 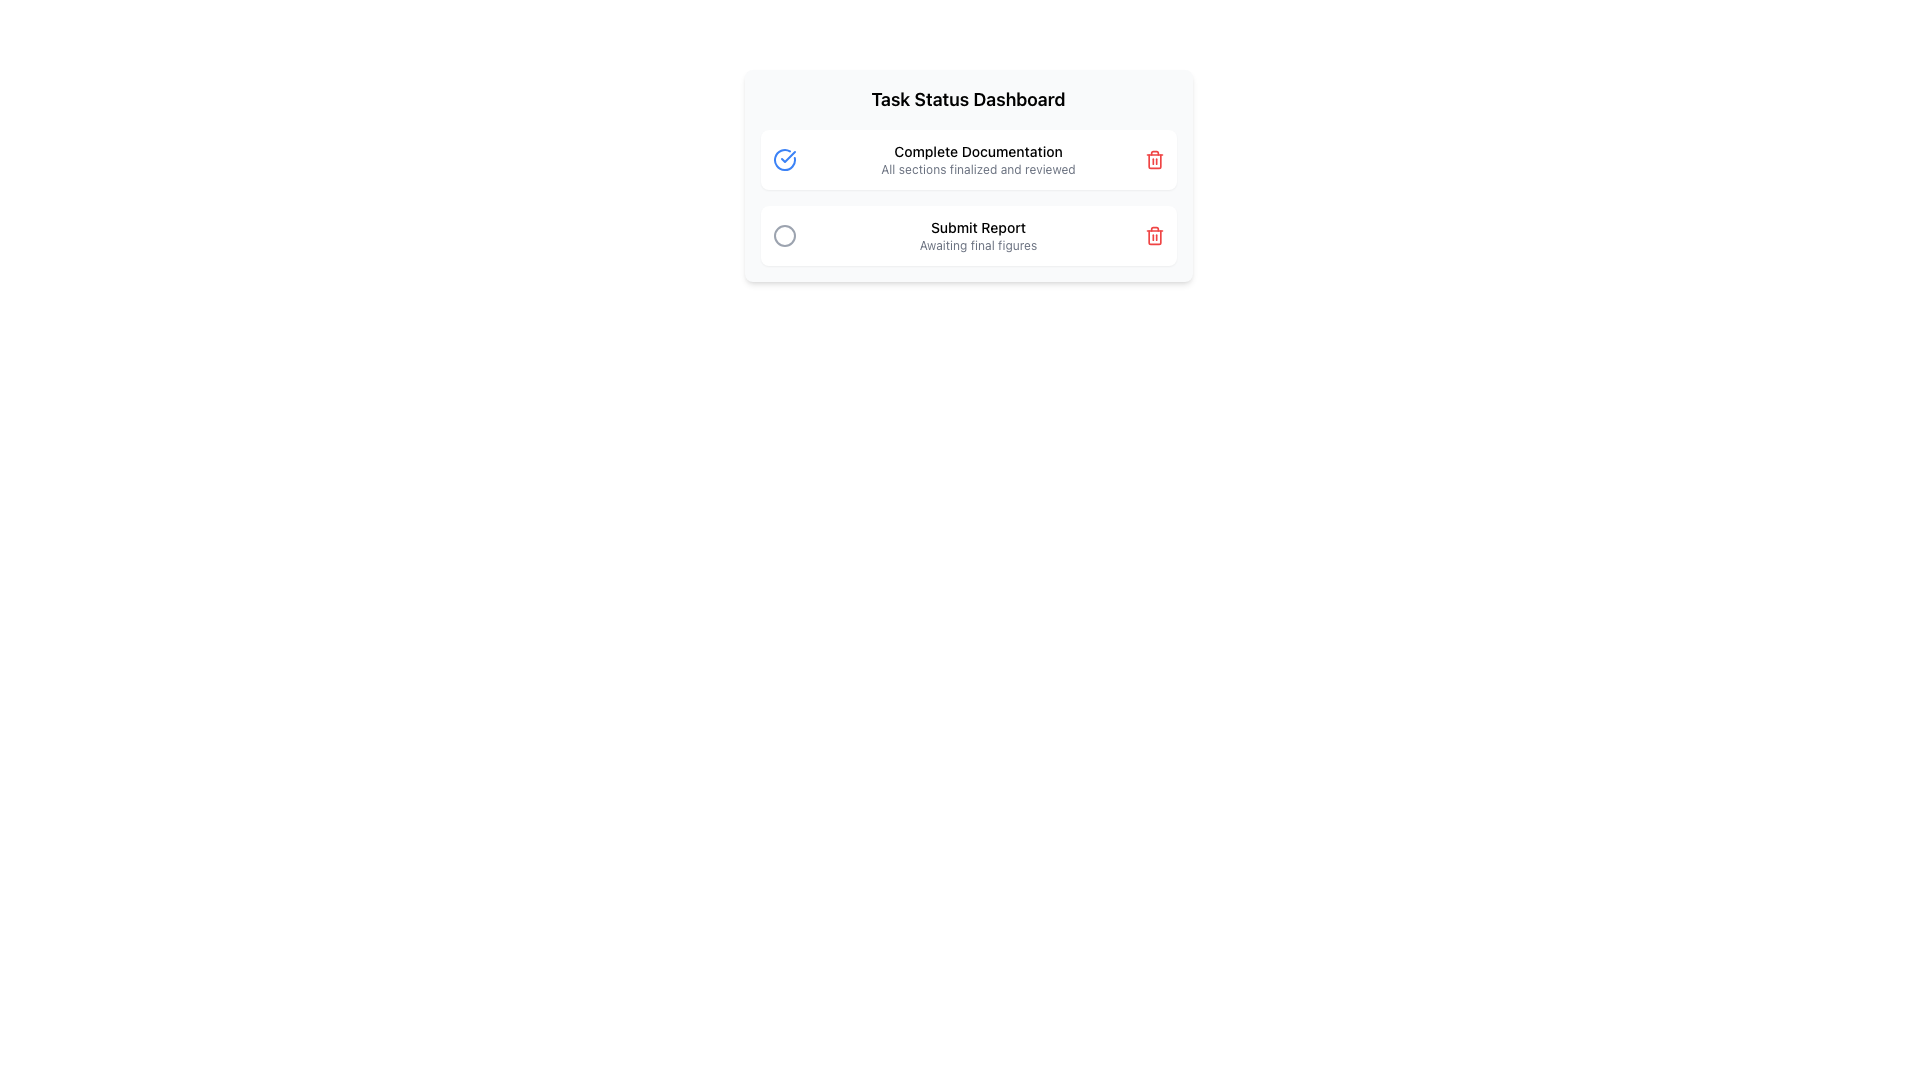 I want to click on the text label reading 'Awaiting final figures', which is styled in a small font size and light gray color, located below the 'Submit Report' label in the task dashboard area, so click(x=978, y=245).